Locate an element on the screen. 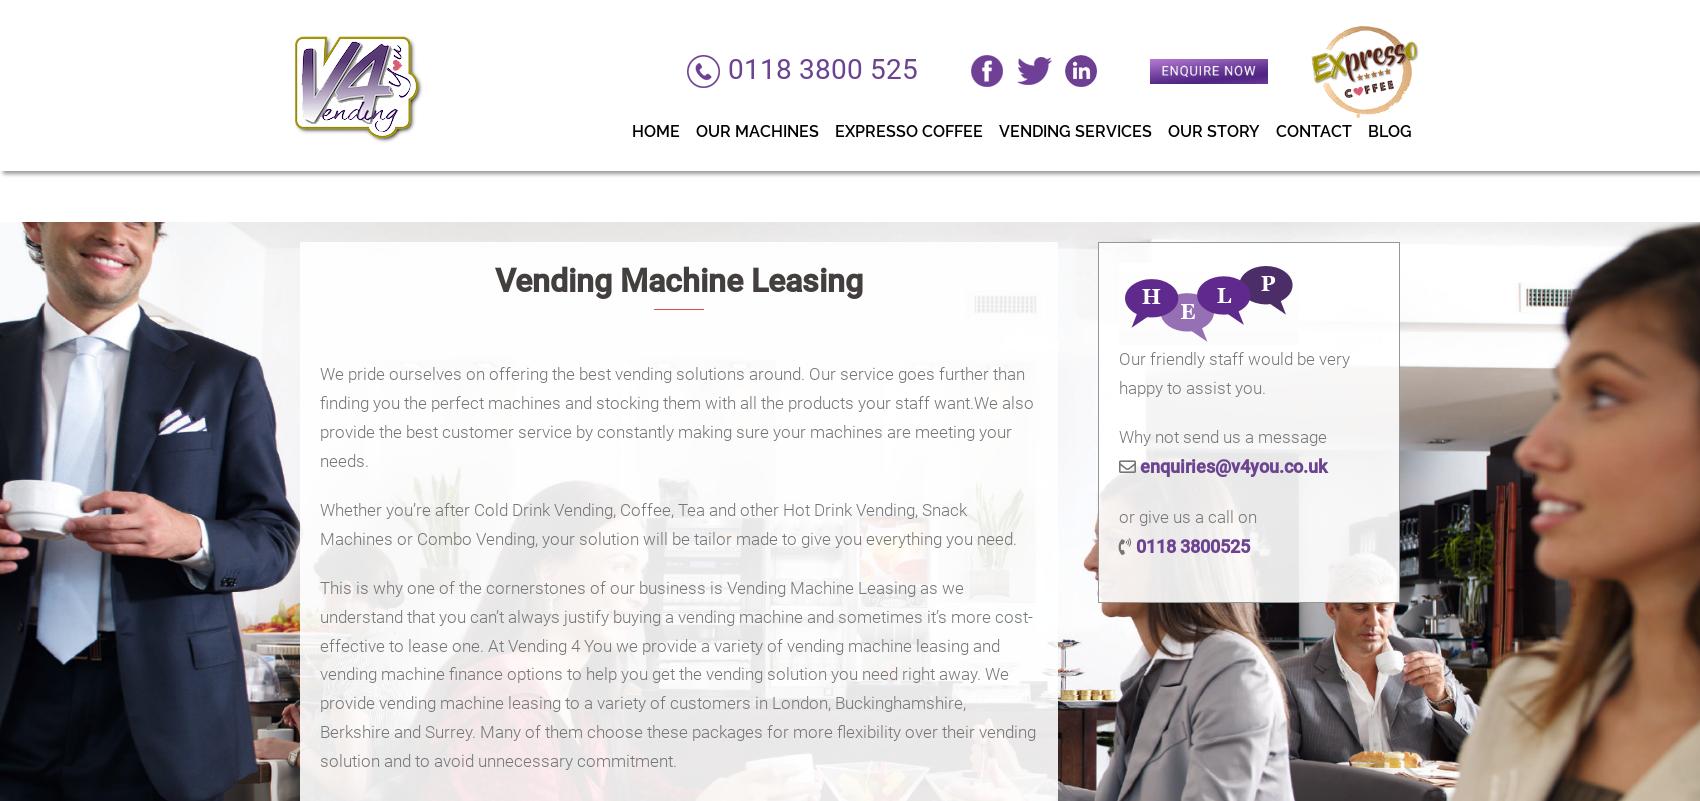 The image size is (1700, 801). 'Vending Machine Leasing' is located at coordinates (678, 279).